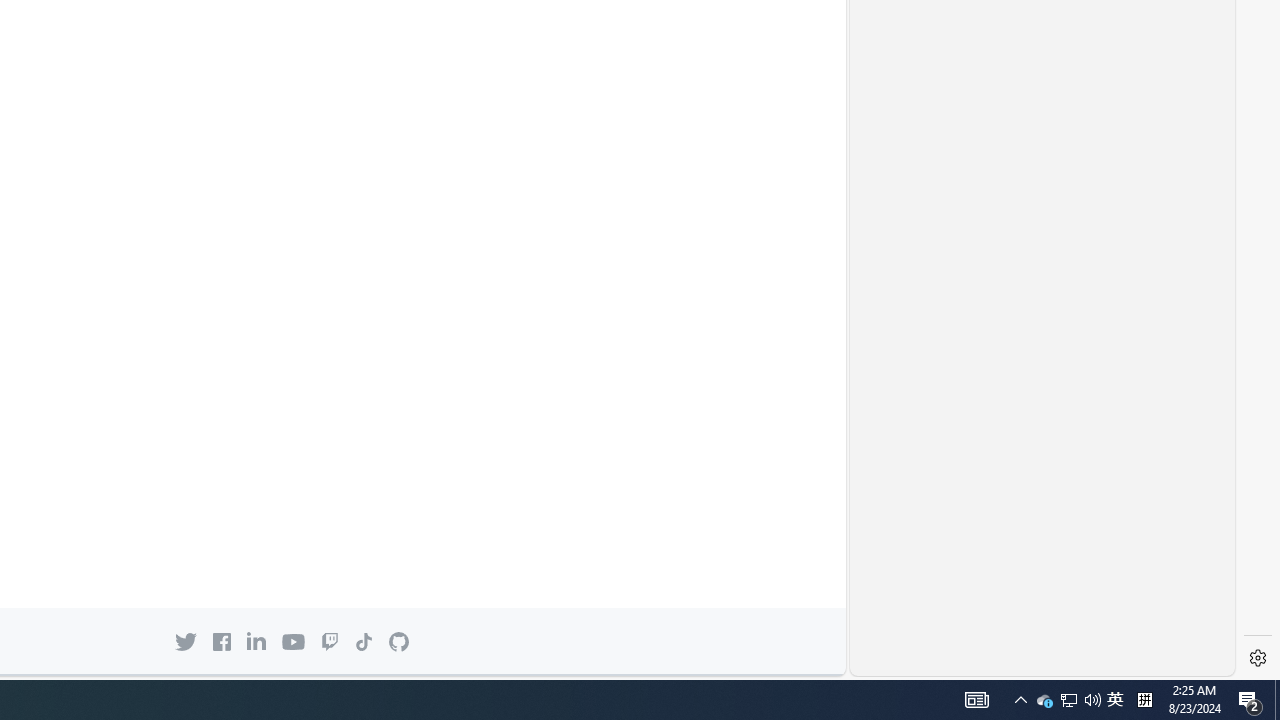  What do you see at coordinates (221, 641) in the screenshot?
I see `'Facebook icon'` at bounding box center [221, 641].